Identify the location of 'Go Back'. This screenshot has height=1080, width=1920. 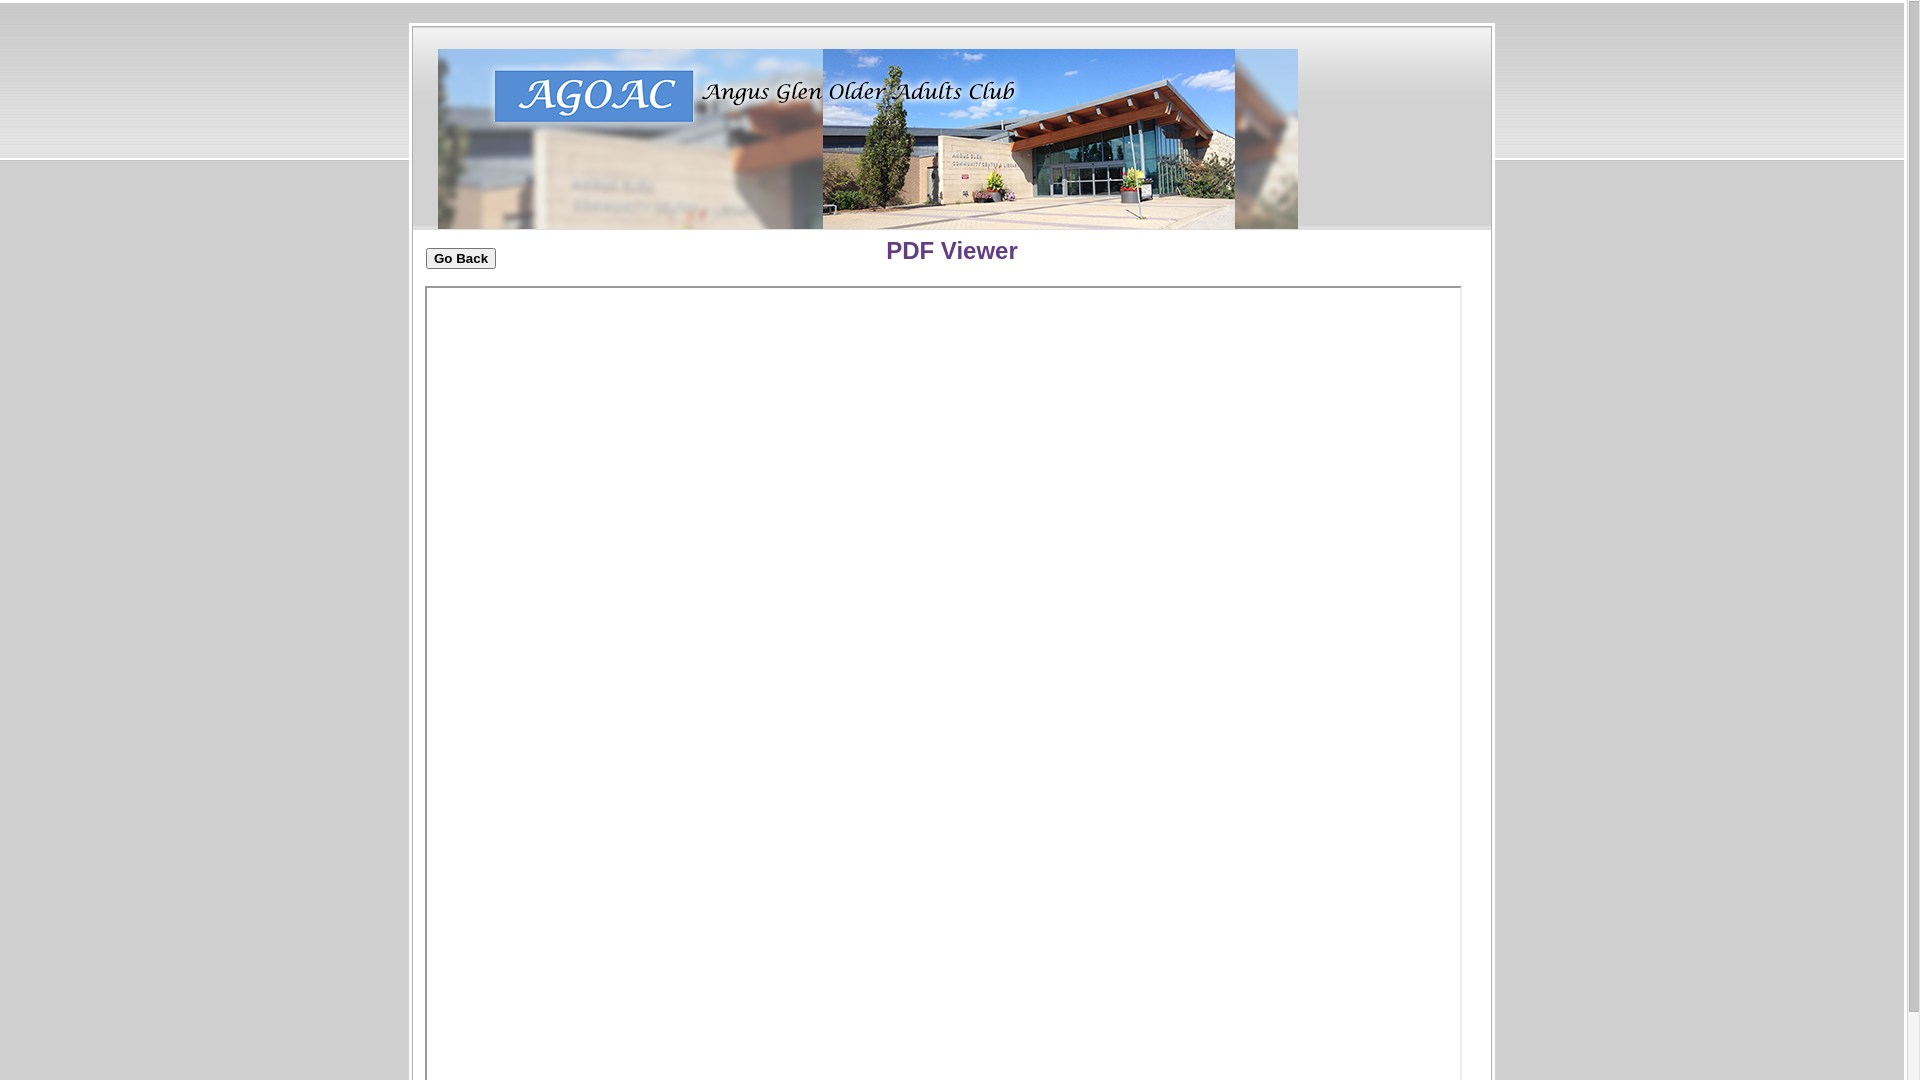
(425, 257).